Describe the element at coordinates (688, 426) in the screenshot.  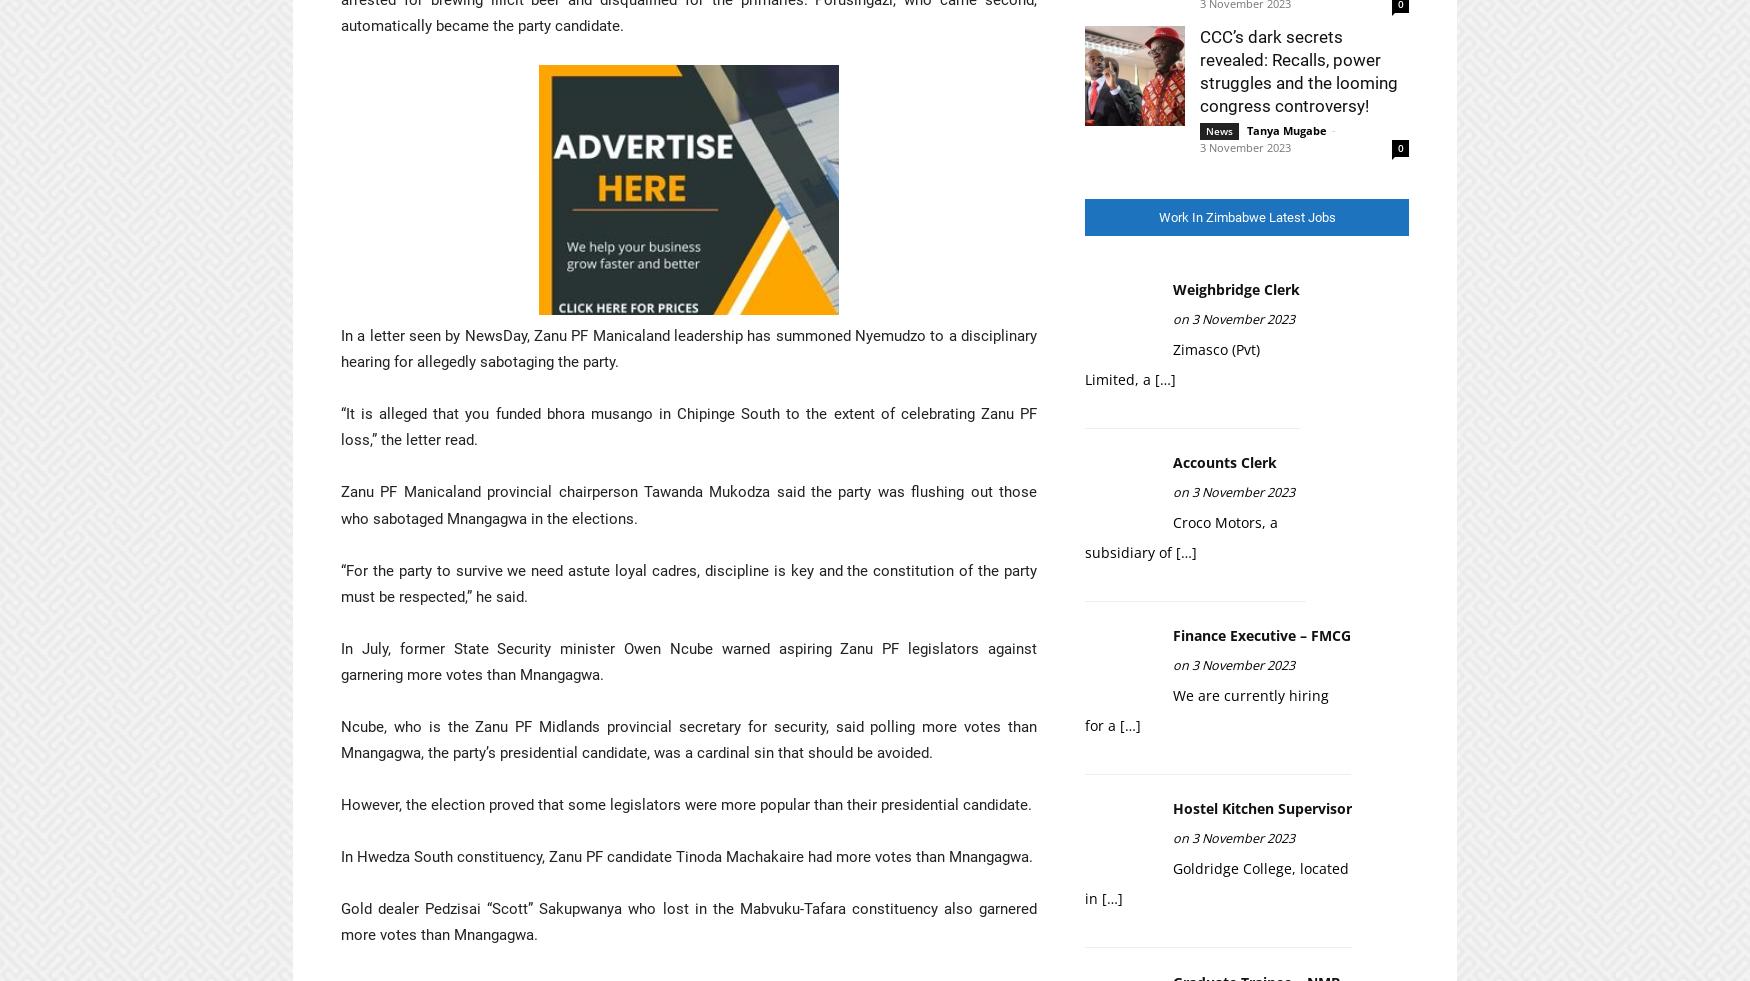
I see `'“It is alleged that you funded bhora musango in Chipinge South to the extent of celebrating Zanu PF loss,” the letter read.'` at that location.